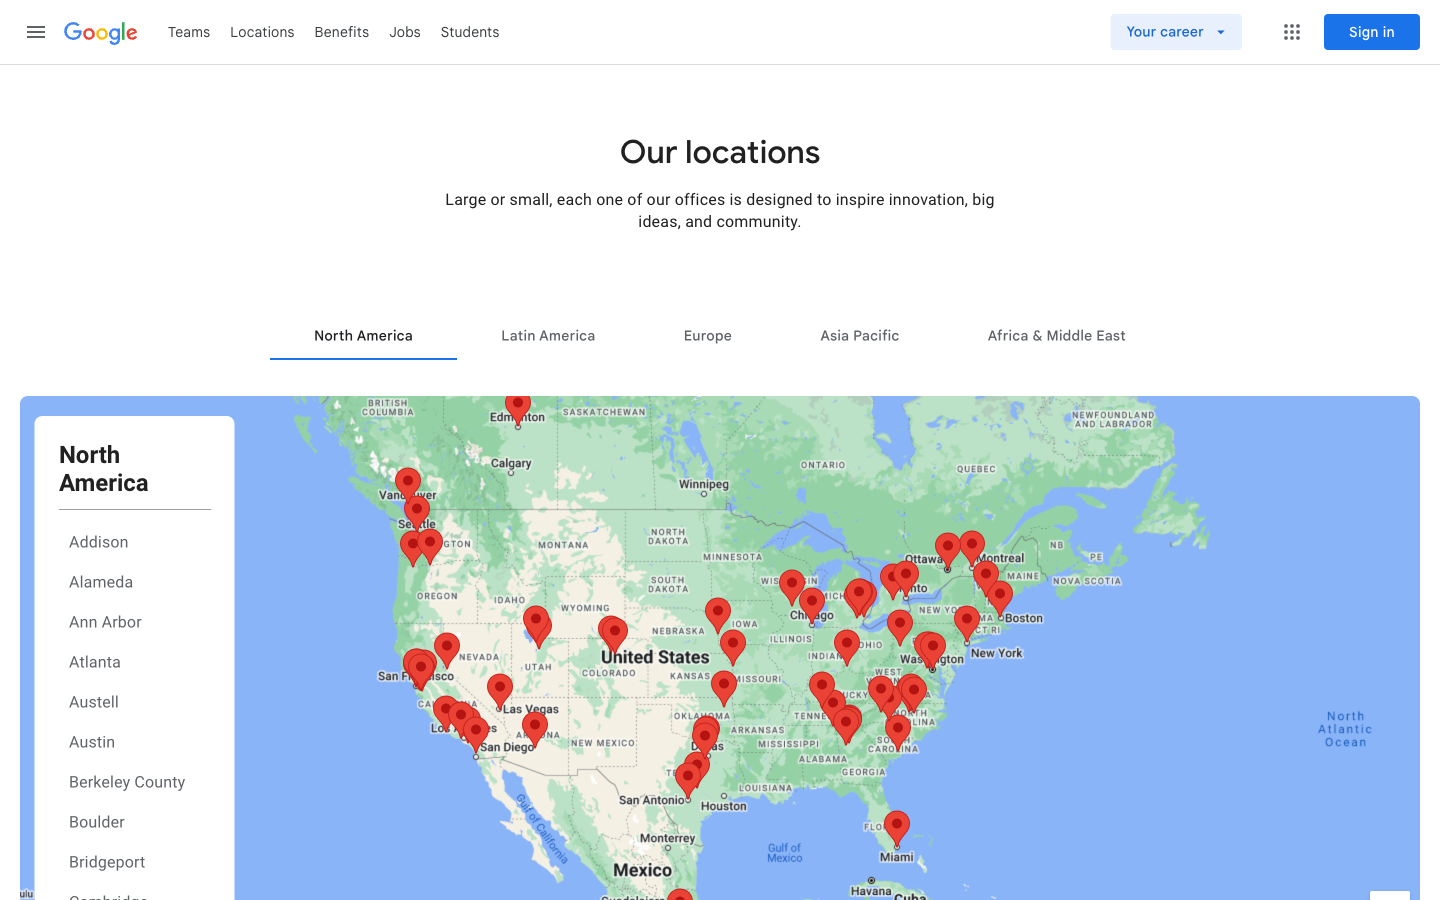 This screenshot has height=900, width=1440. Describe the element at coordinates (100, 33) in the screenshot. I see `Redirect to Google"s homepage` at that location.